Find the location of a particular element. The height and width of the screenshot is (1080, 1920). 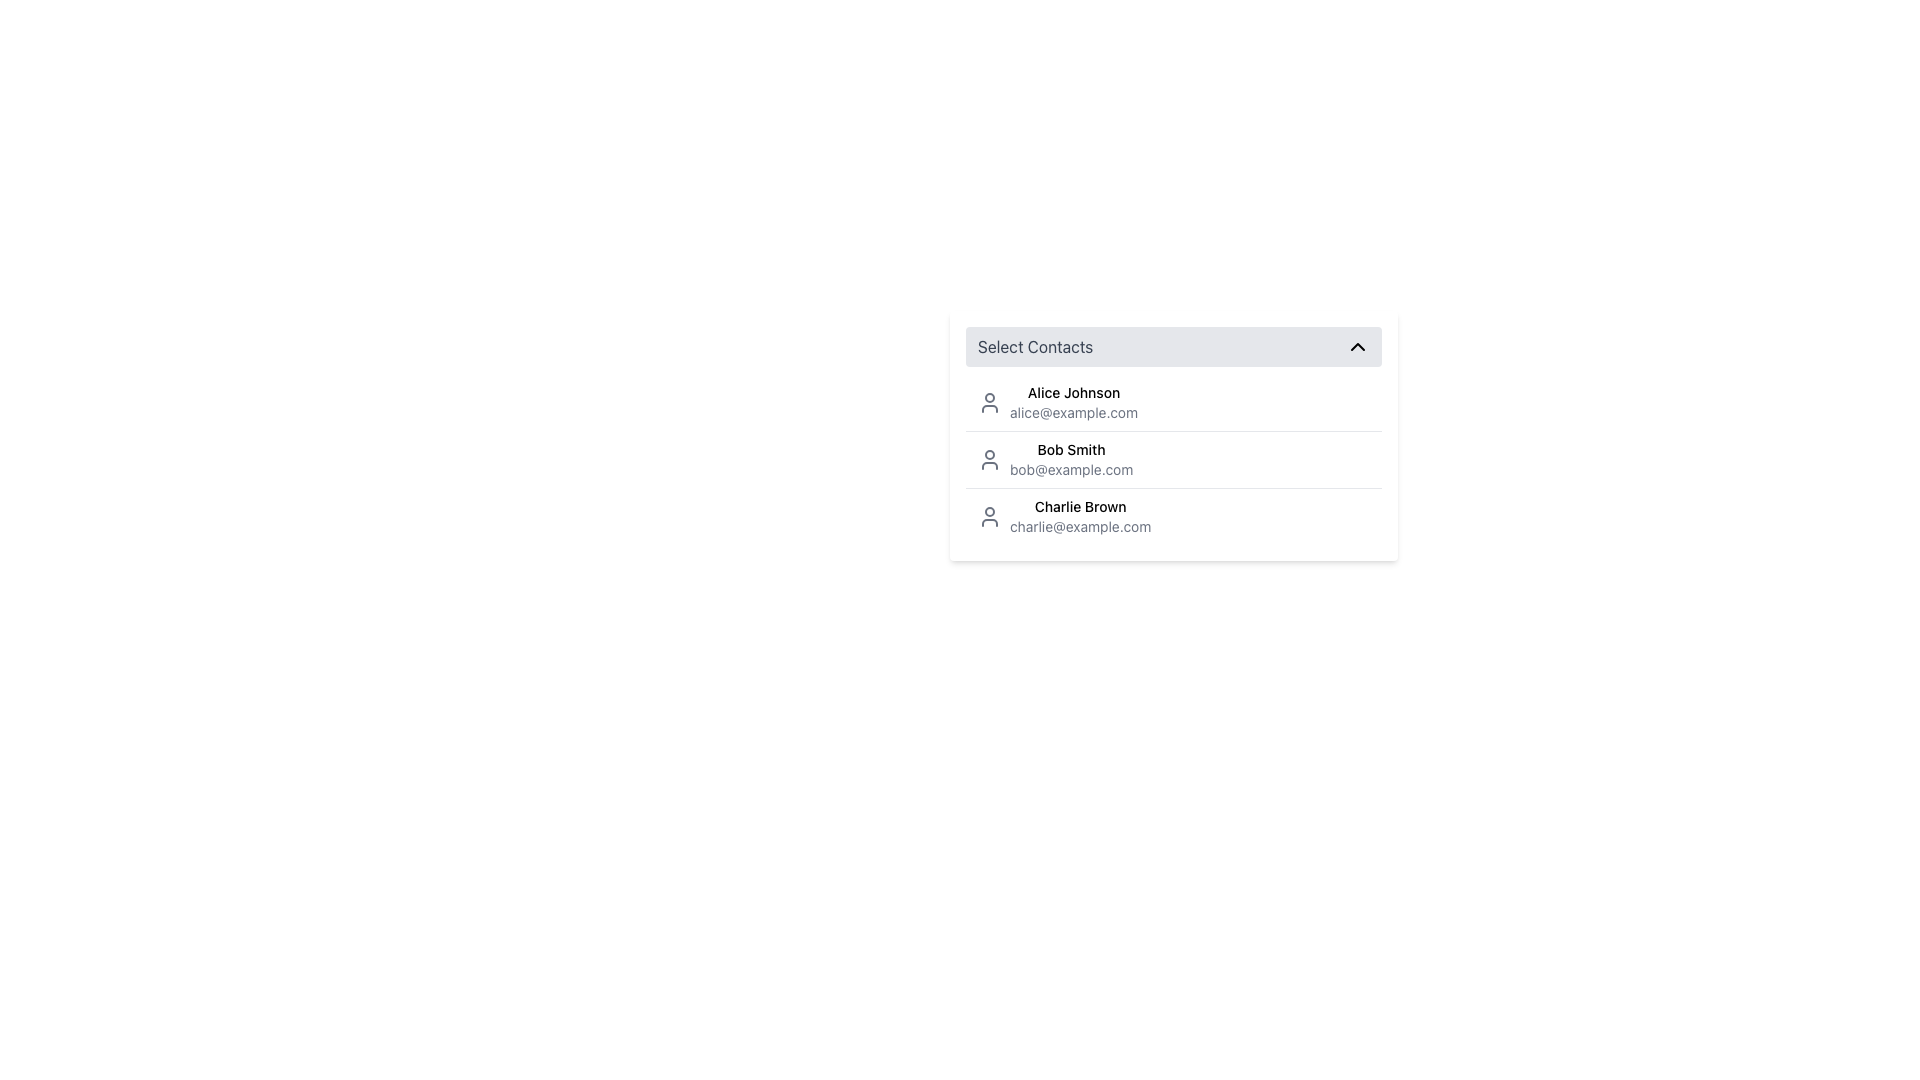

the user information list item displaying 'Charlie Brown' and 'charlie@example.com' is located at coordinates (1063, 515).